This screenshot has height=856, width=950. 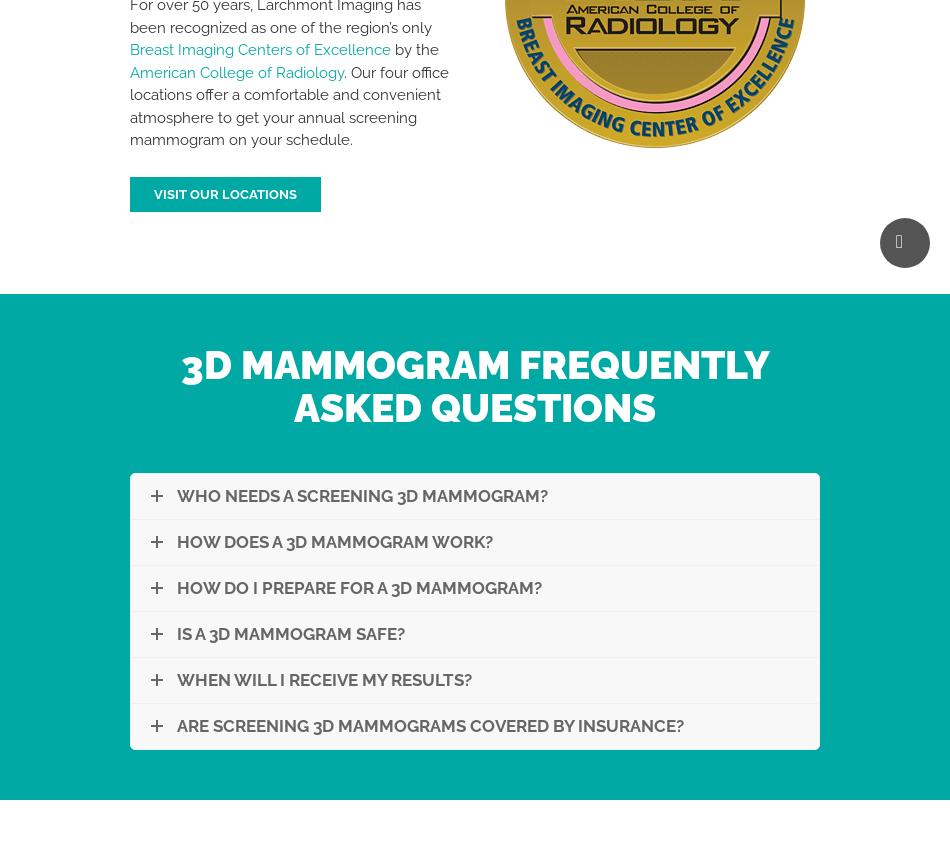 What do you see at coordinates (323, 678) in the screenshot?
I see `'When Will I Receive My Results?'` at bounding box center [323, 678].